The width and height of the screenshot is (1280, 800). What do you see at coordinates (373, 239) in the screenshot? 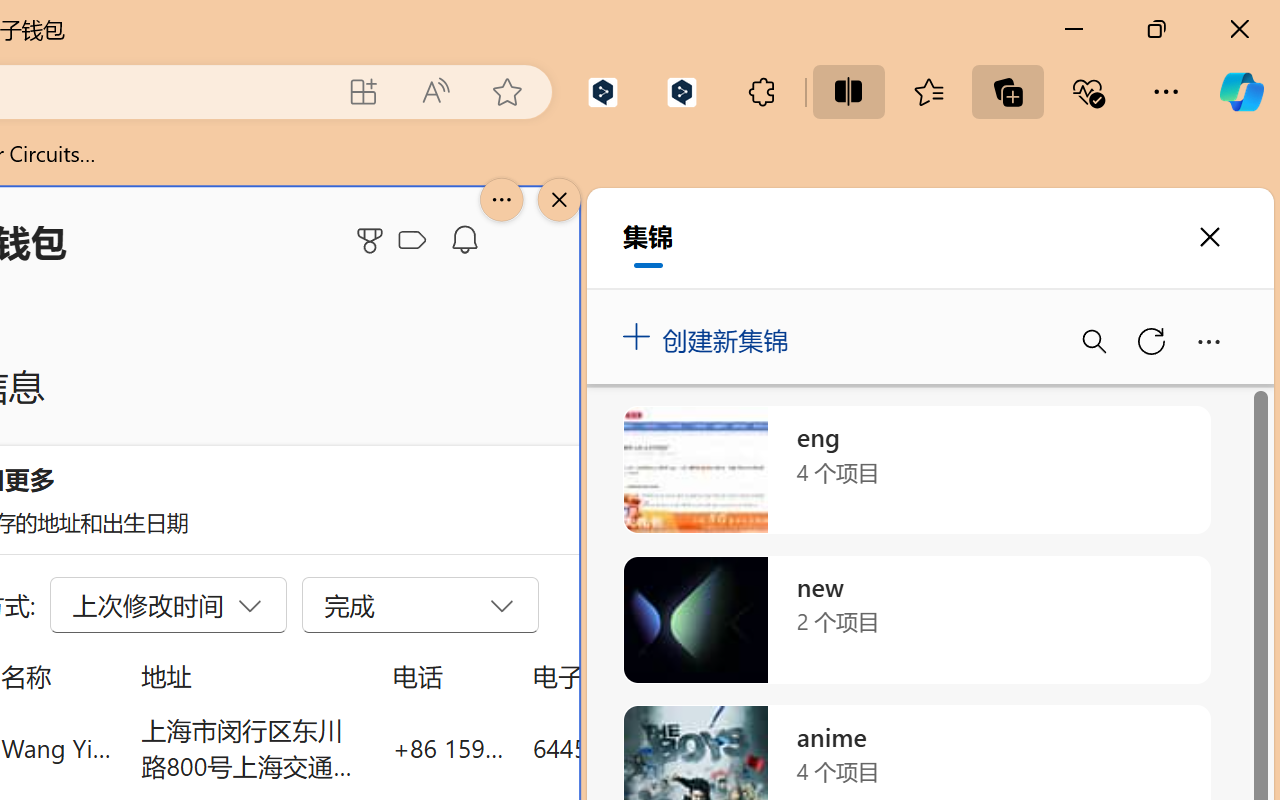
I see `'Microsoft Rewards'` at bounding box center [373, 239].